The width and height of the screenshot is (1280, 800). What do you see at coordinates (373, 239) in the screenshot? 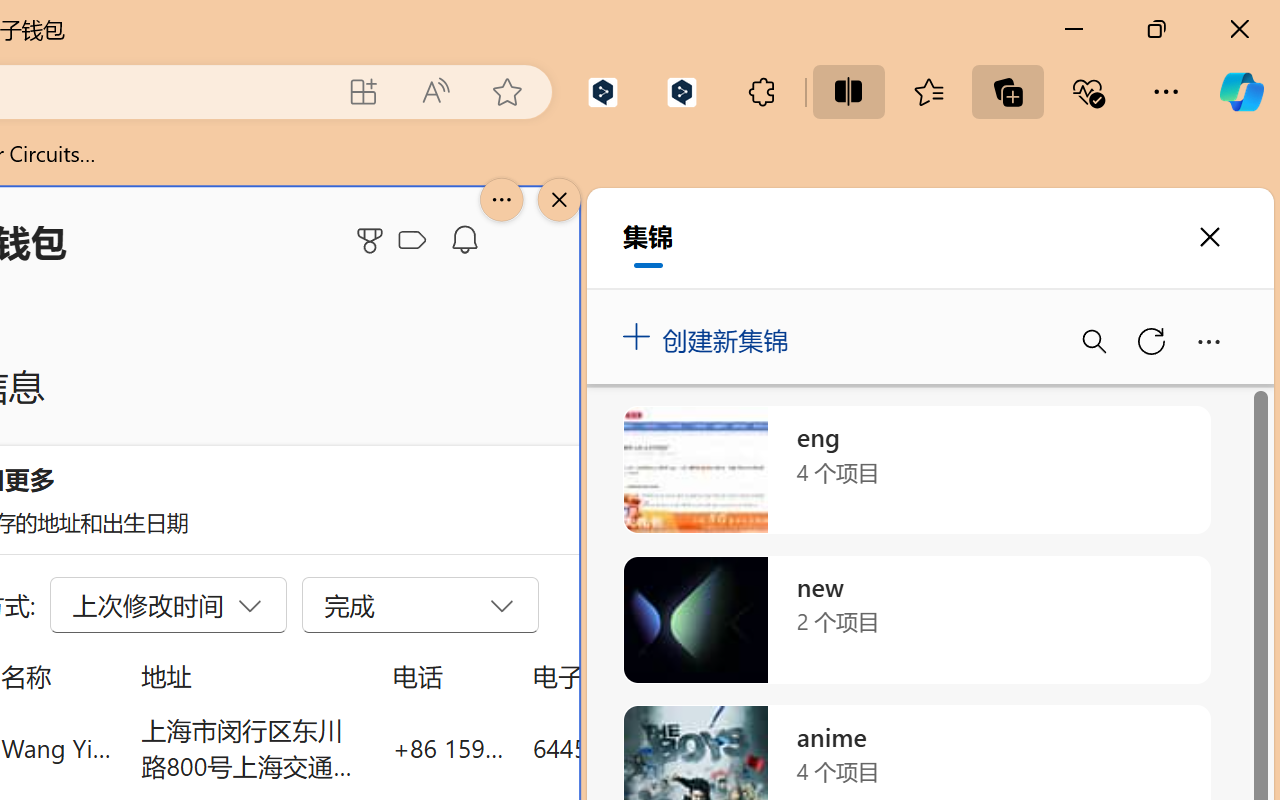
I see `'Microsoft Rewards'` at bounding box center [373, 239].